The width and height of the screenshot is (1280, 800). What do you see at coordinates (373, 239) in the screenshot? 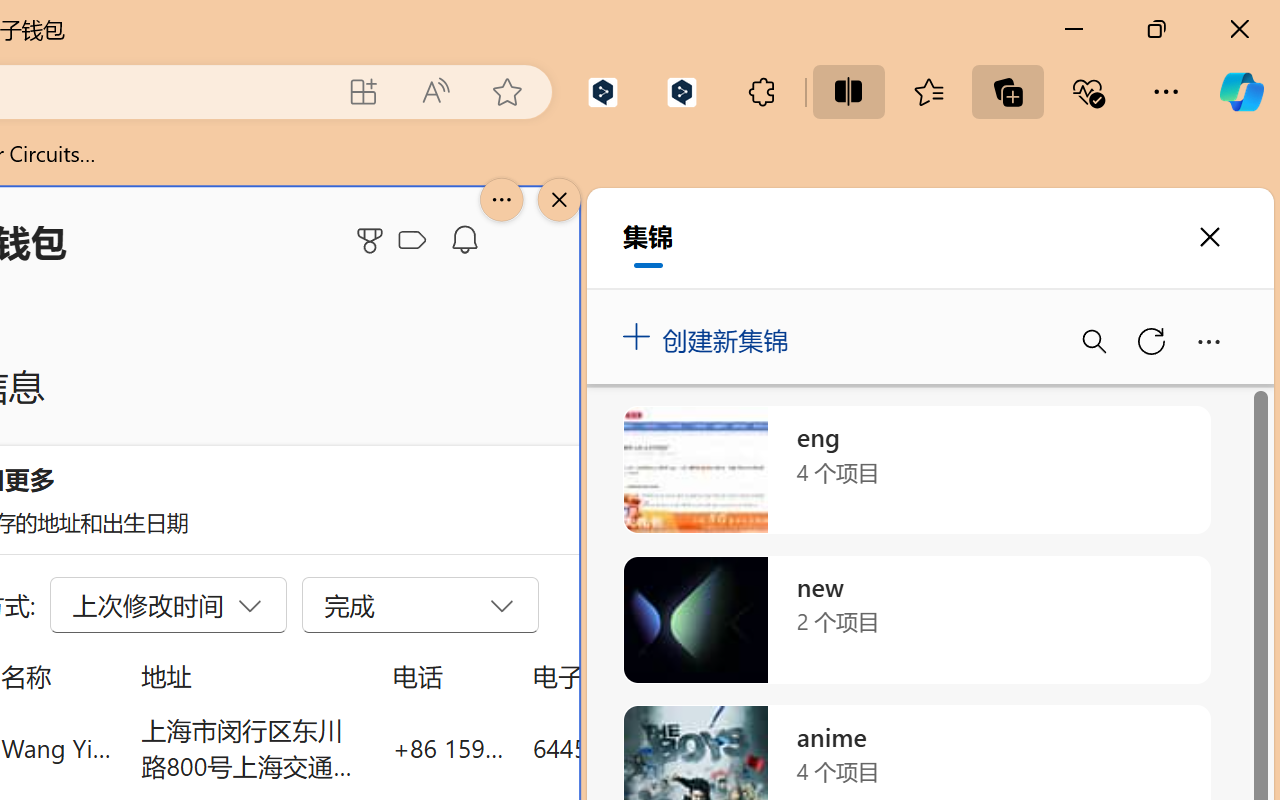
I see `'Microsoft Rewards'` at bounding box center [373, 239].